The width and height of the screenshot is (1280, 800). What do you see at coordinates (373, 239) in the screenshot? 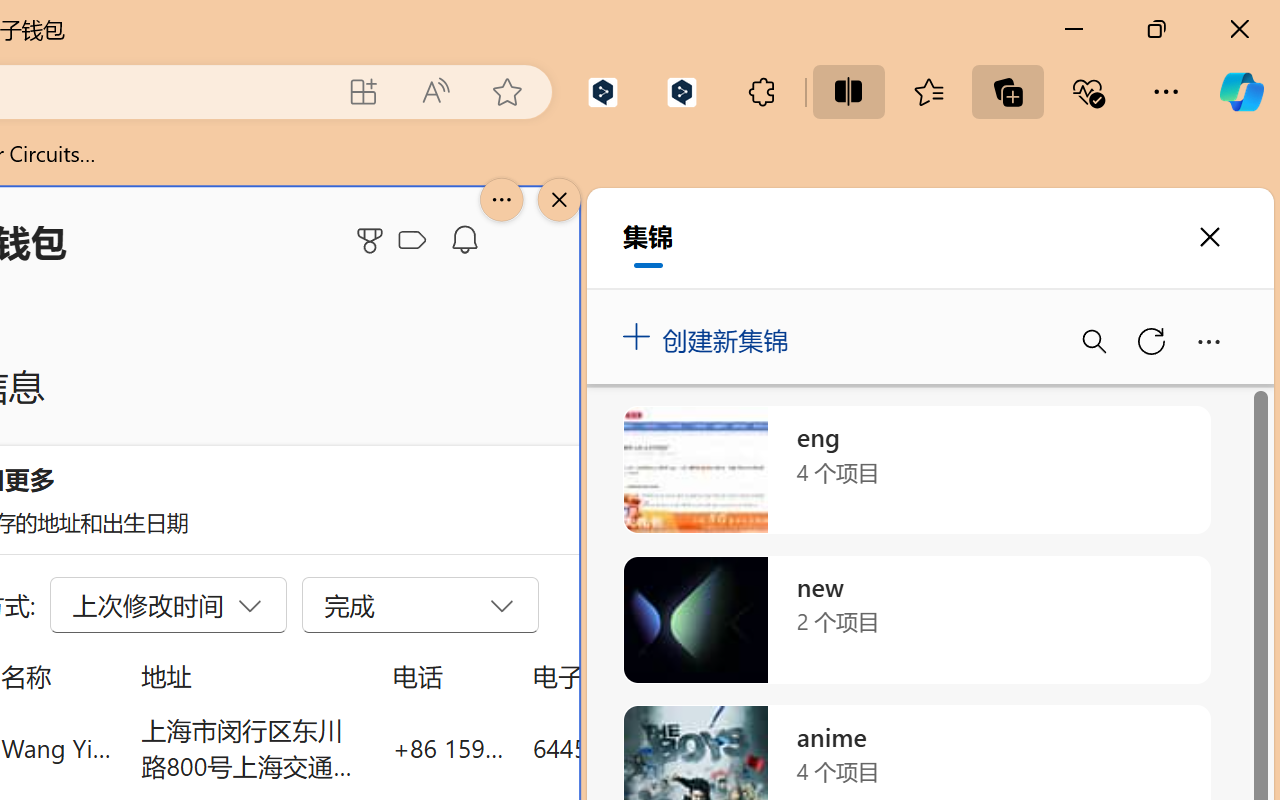
I see `'Microsoft Rewards'` at bounding box center [373, 239].